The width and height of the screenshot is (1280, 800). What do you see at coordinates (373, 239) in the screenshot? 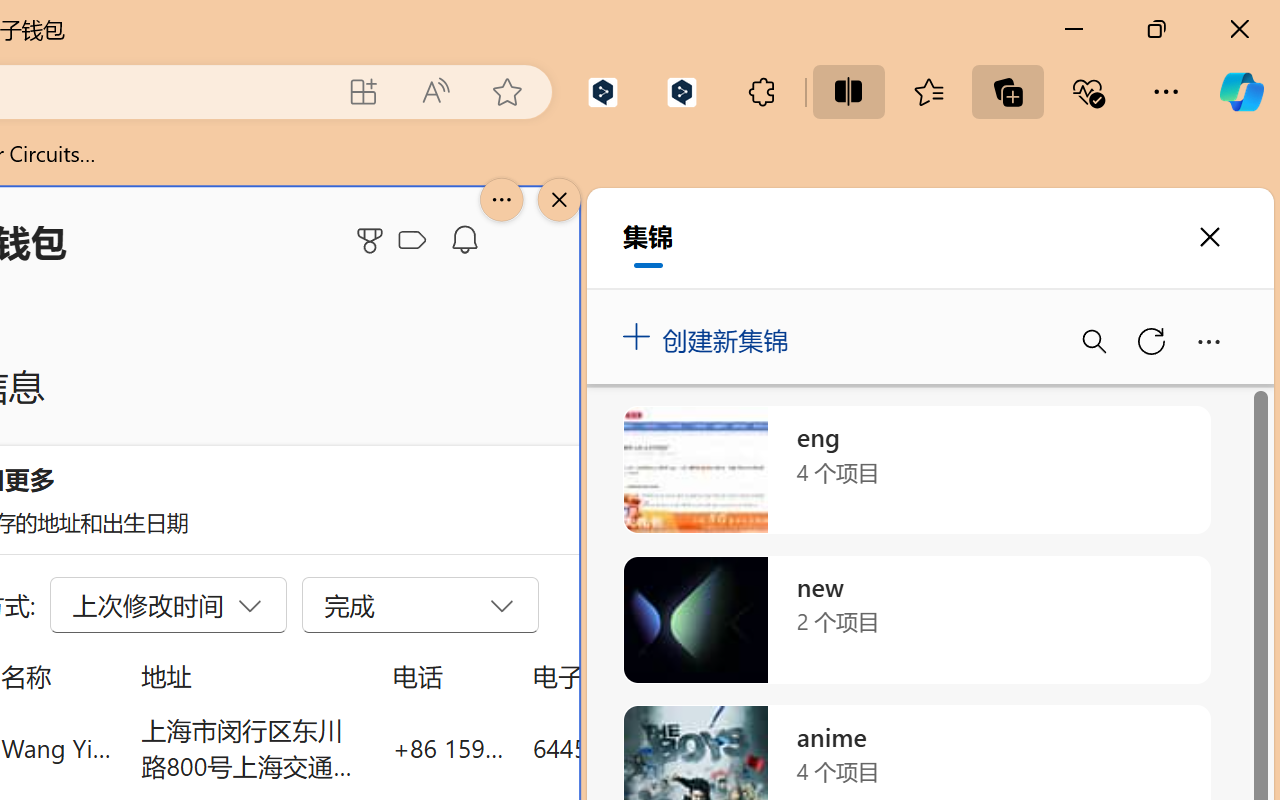
I see `'Microsoft Rewards'` at bounding box center [373, 239].